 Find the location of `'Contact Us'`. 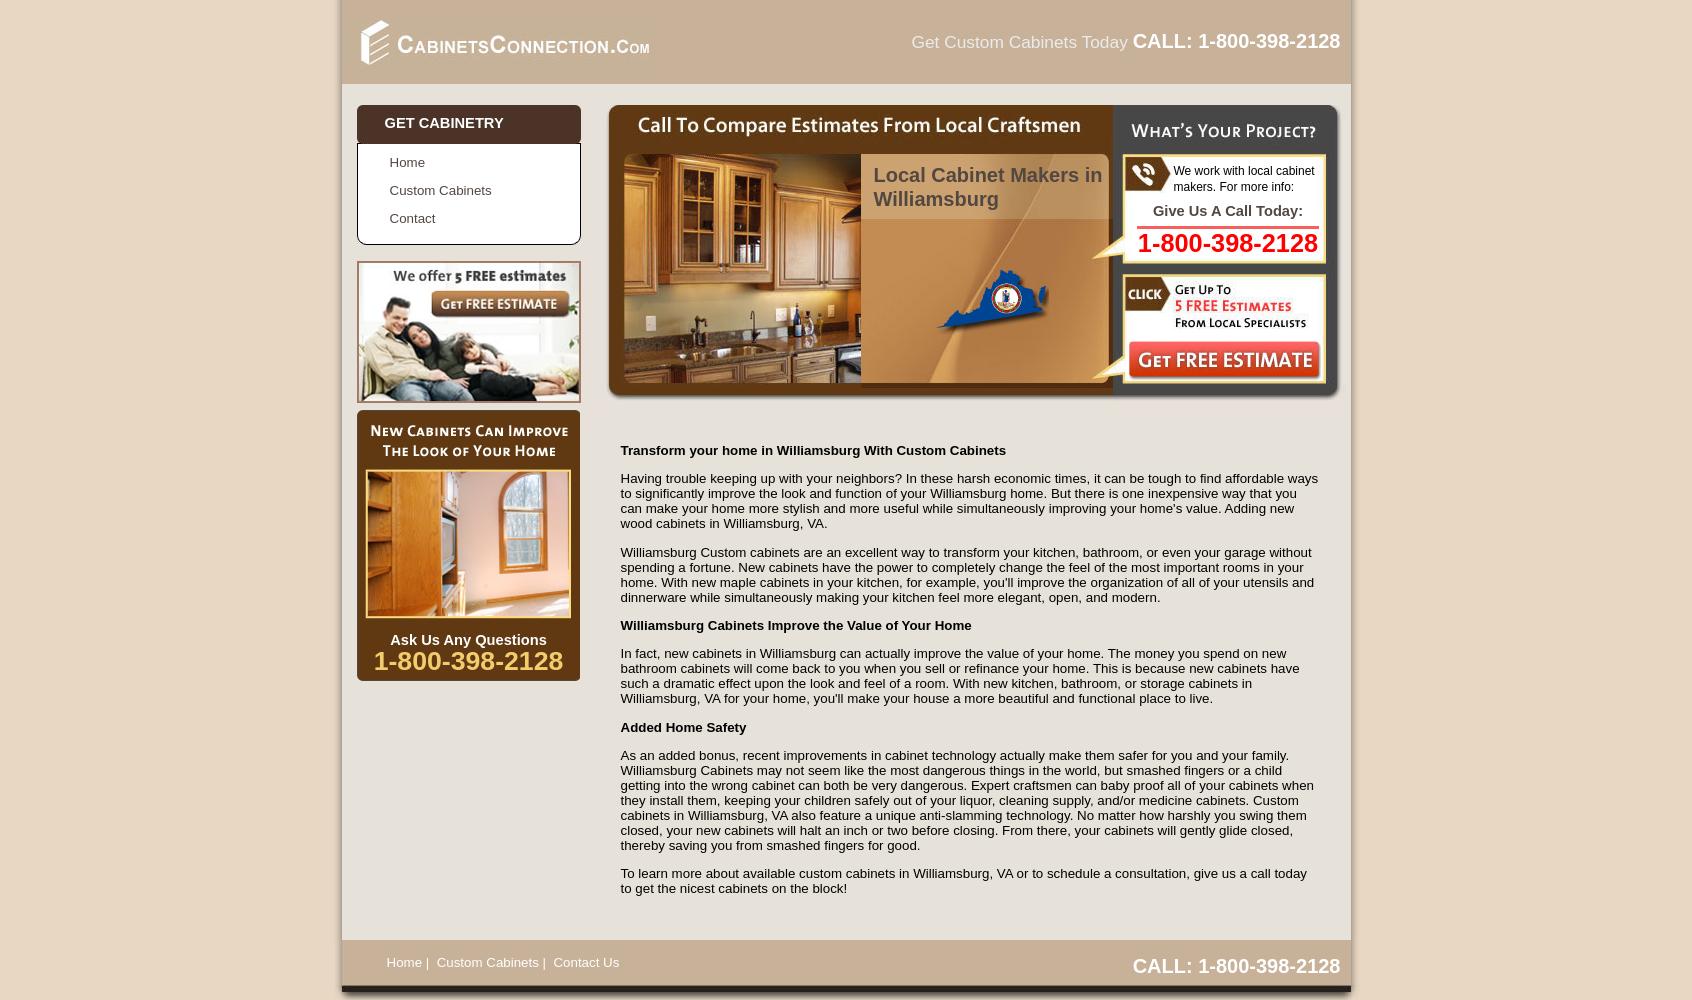

'Contact Us' is located at coordinates (584, 960).